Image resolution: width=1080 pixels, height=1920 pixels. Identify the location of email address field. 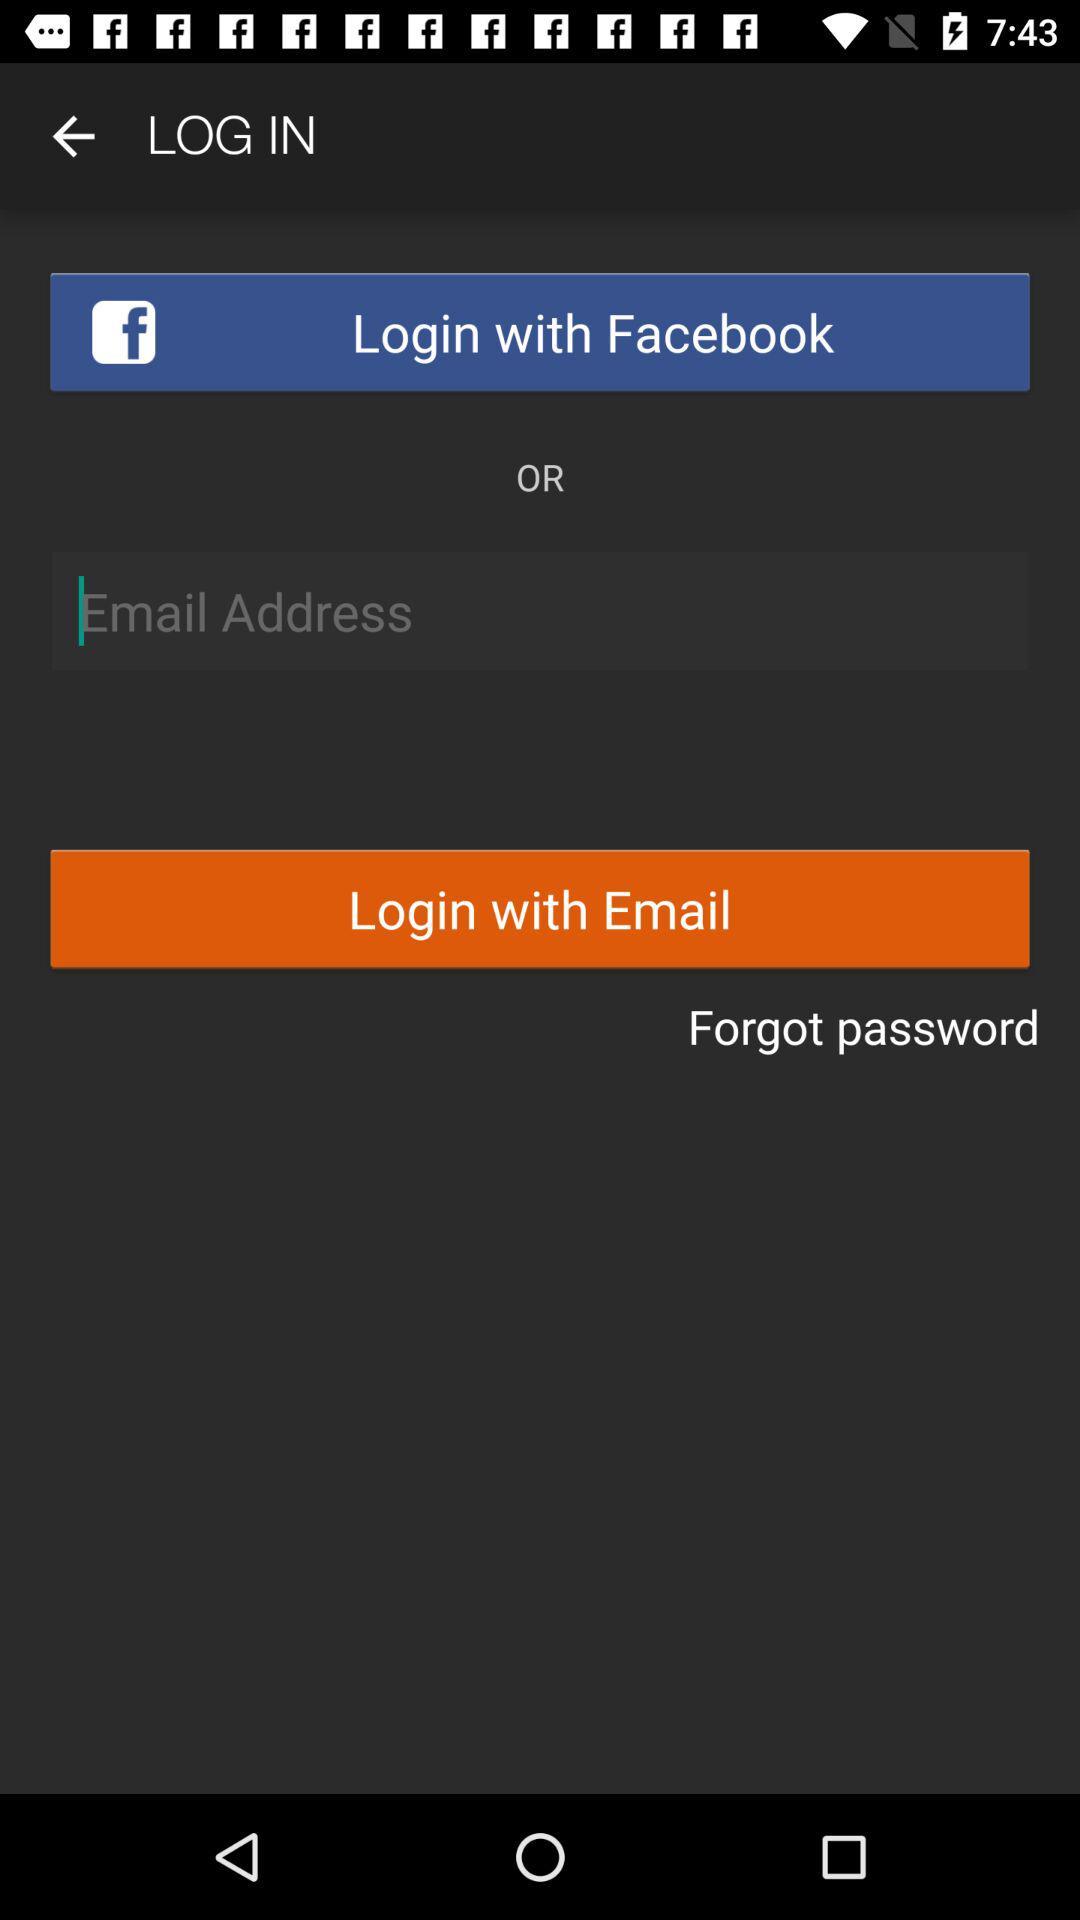
(540, 610).